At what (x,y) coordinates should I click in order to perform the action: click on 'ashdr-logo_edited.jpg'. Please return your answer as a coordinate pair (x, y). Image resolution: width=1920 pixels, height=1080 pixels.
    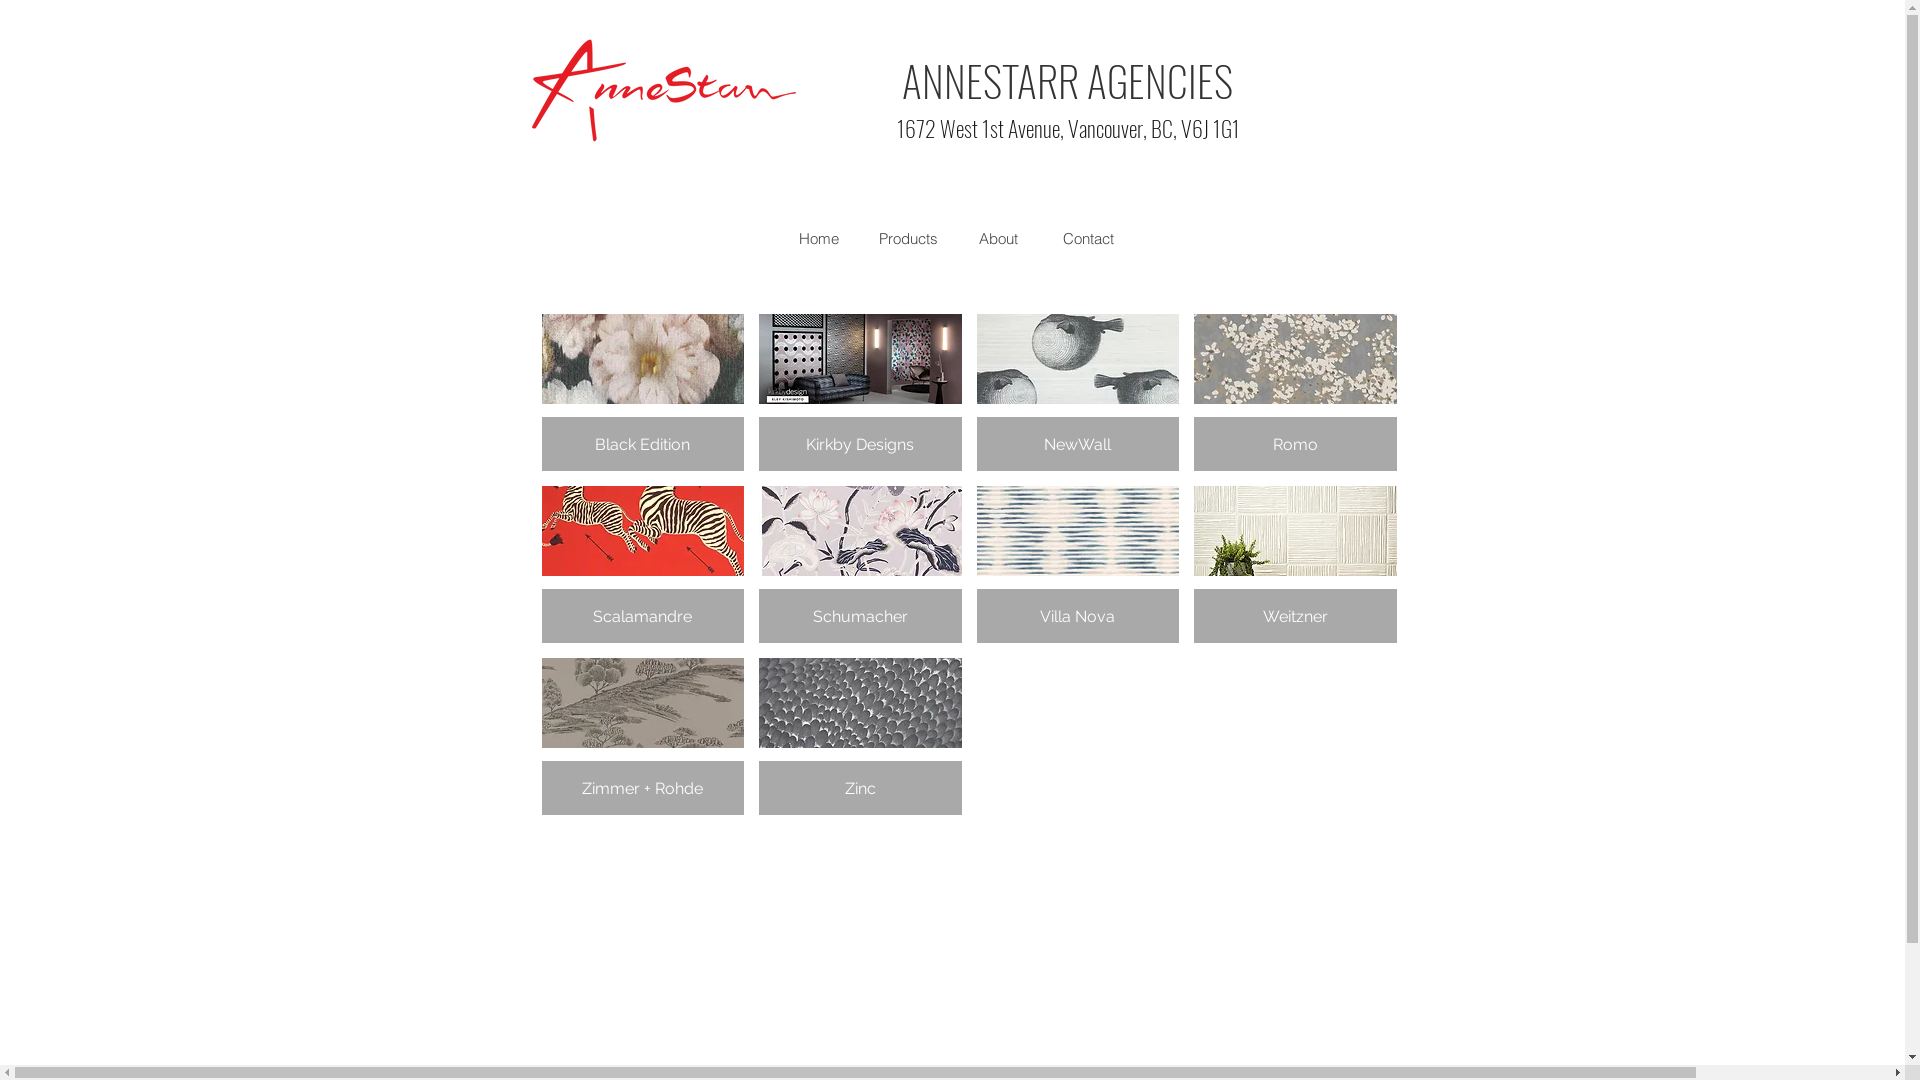
    Looking at the image, I should click on (663, 90).